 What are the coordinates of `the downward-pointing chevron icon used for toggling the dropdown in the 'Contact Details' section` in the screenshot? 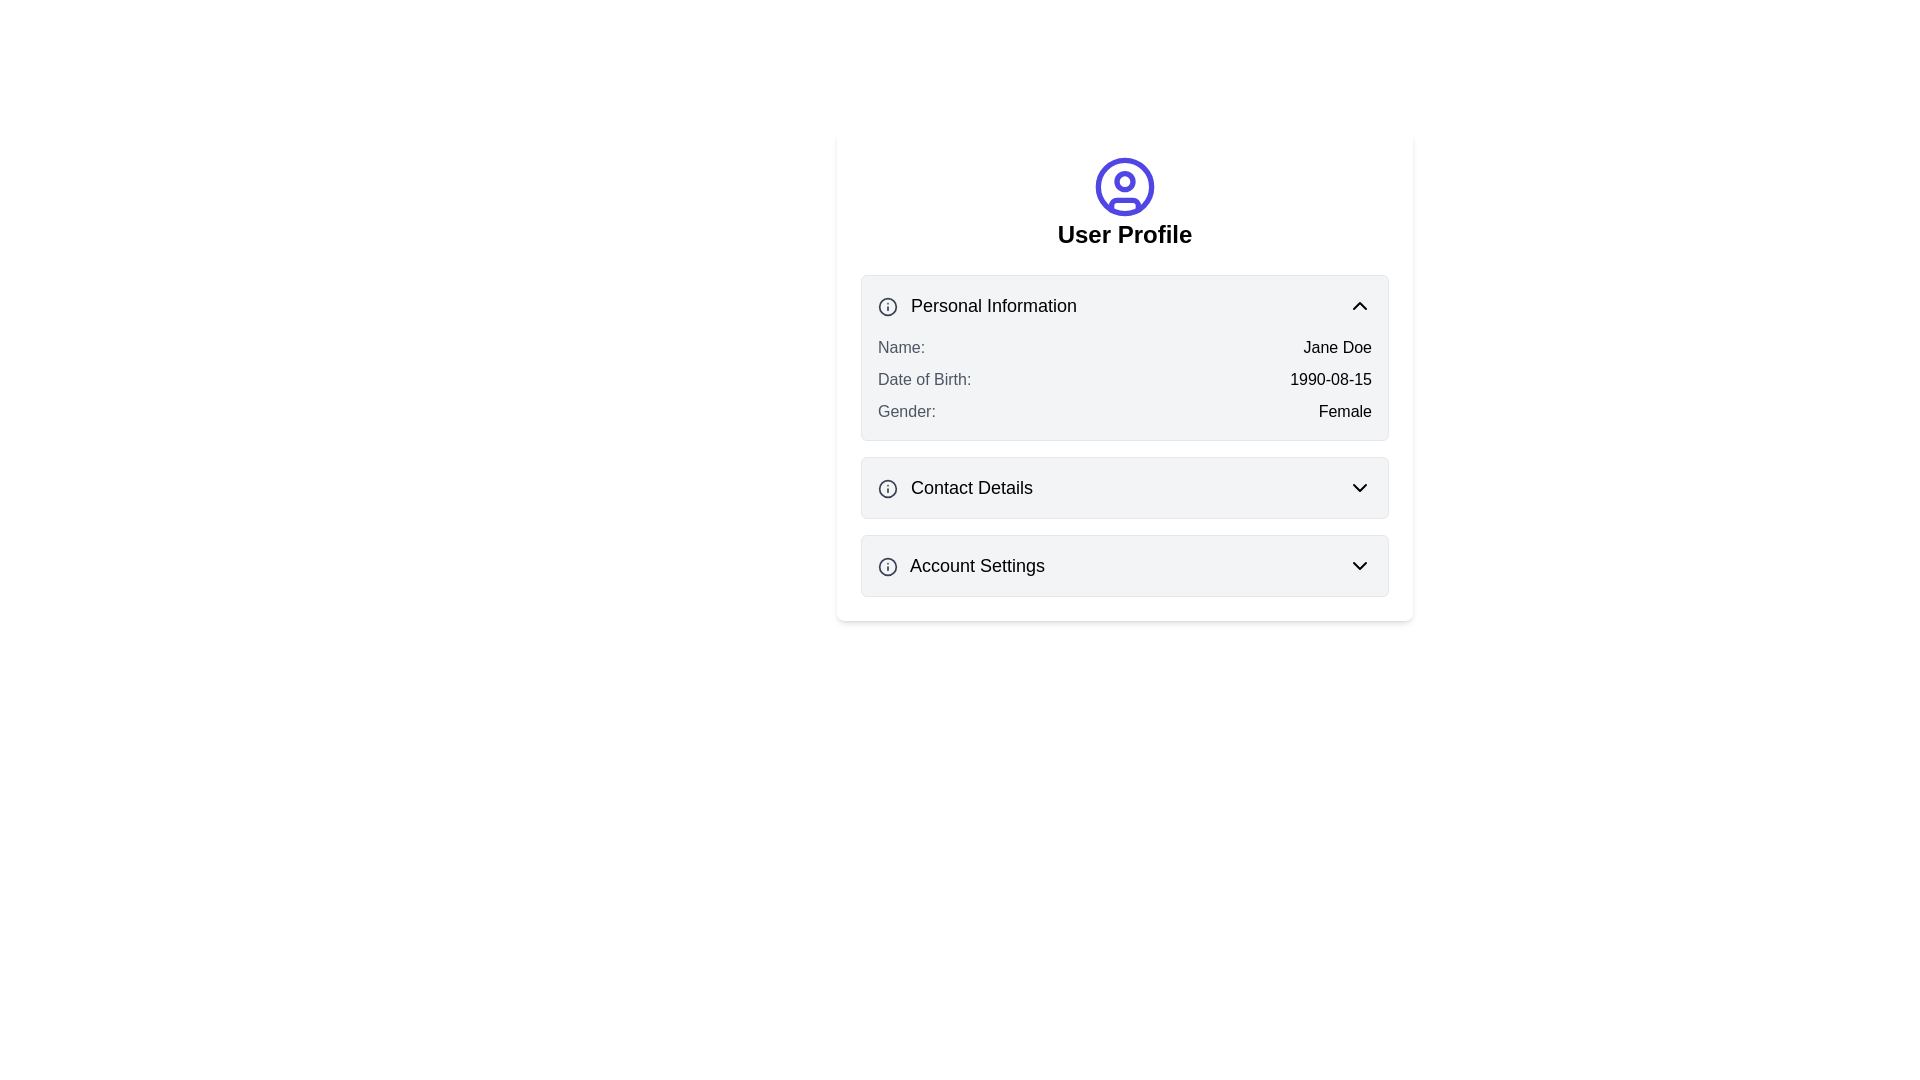 It's located at (1359, 488).